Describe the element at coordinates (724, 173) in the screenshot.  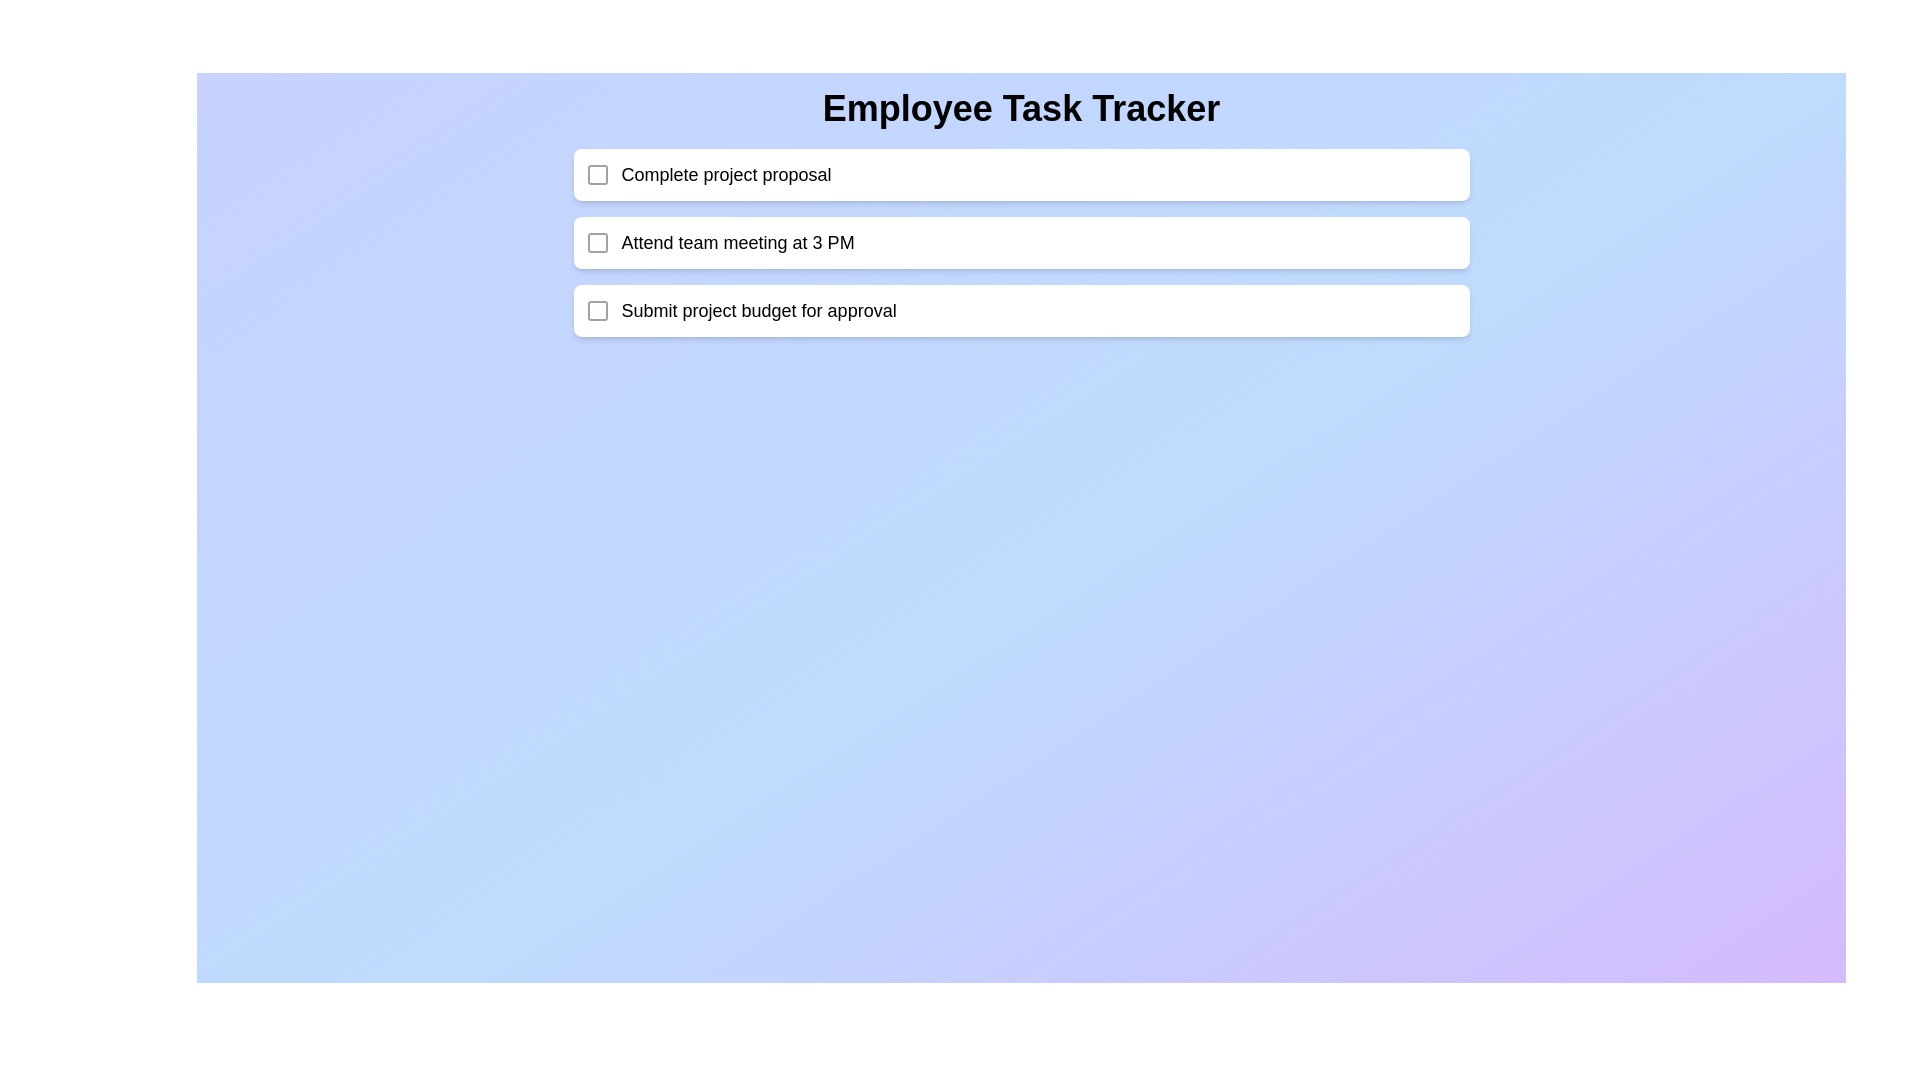
I see `the text of a task for copying or editing` at that location.